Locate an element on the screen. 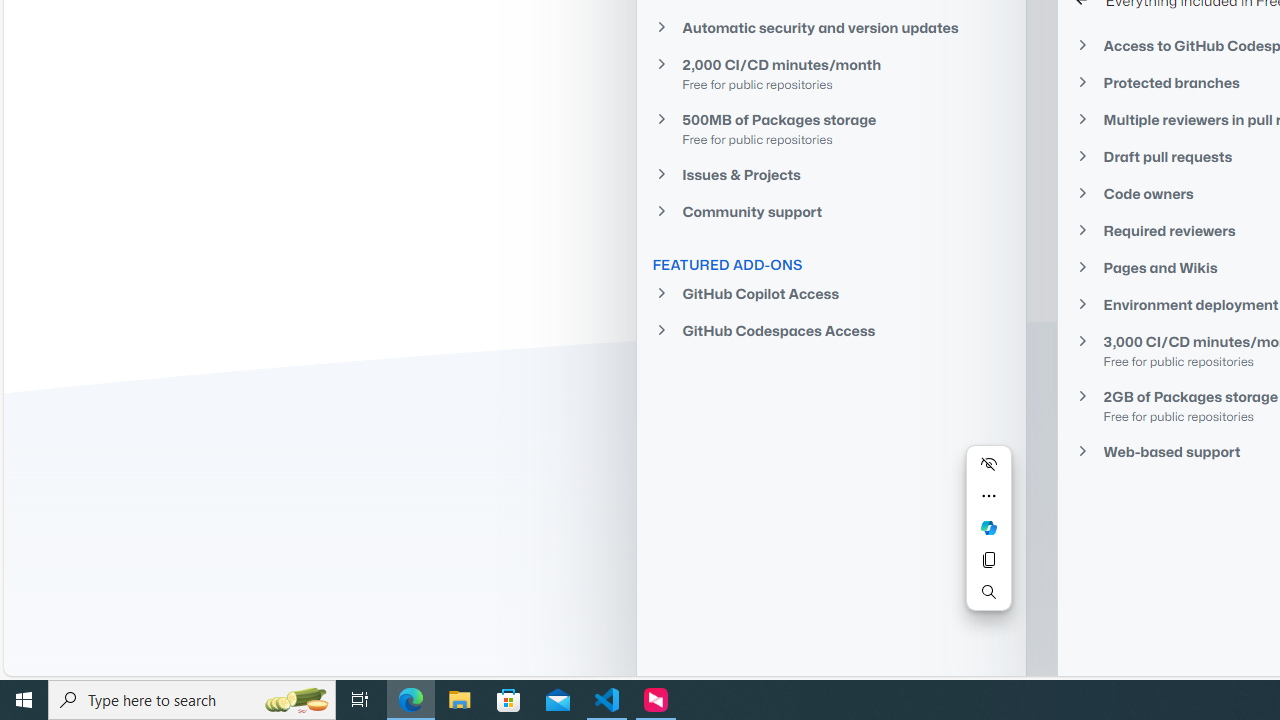 The width and height of the screenshot is (1280, 720). '500MB of Packages storage Free for public repositories' is located at coordinates (830, 128).